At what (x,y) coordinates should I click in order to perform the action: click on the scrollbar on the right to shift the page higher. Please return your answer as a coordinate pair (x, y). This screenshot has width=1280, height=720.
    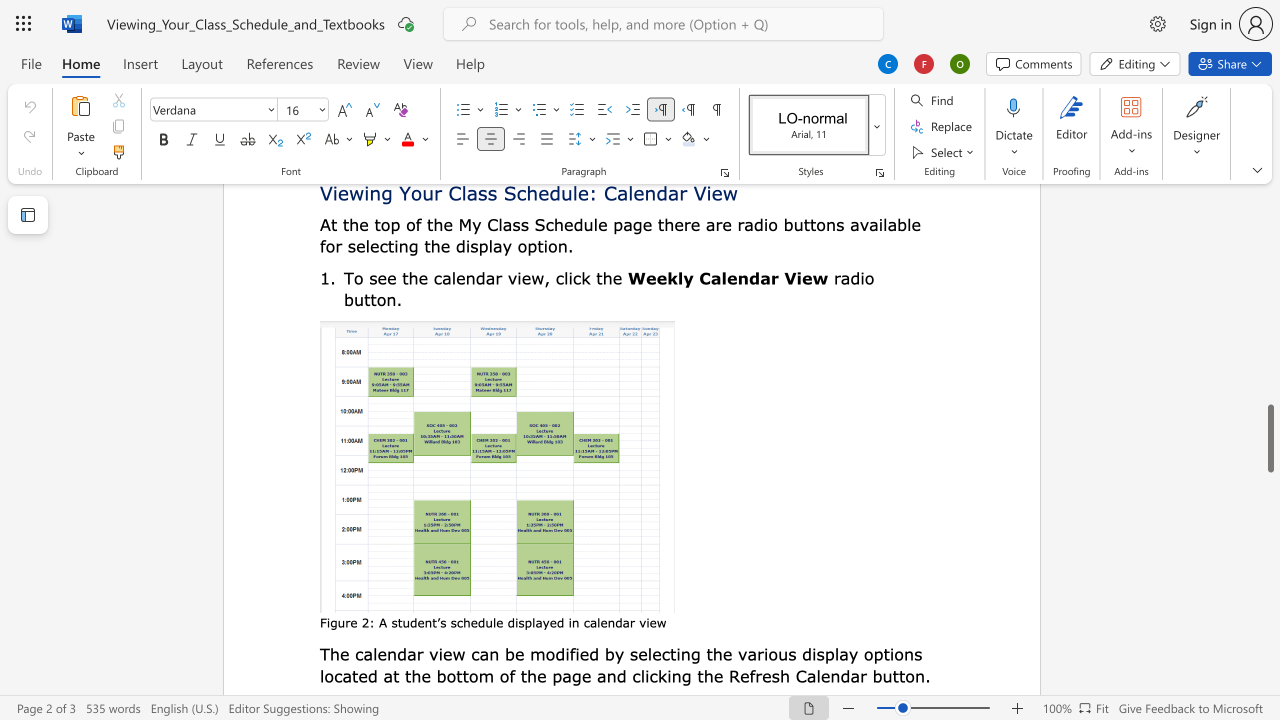
    Looking at the image, I should click on (1269, 348).